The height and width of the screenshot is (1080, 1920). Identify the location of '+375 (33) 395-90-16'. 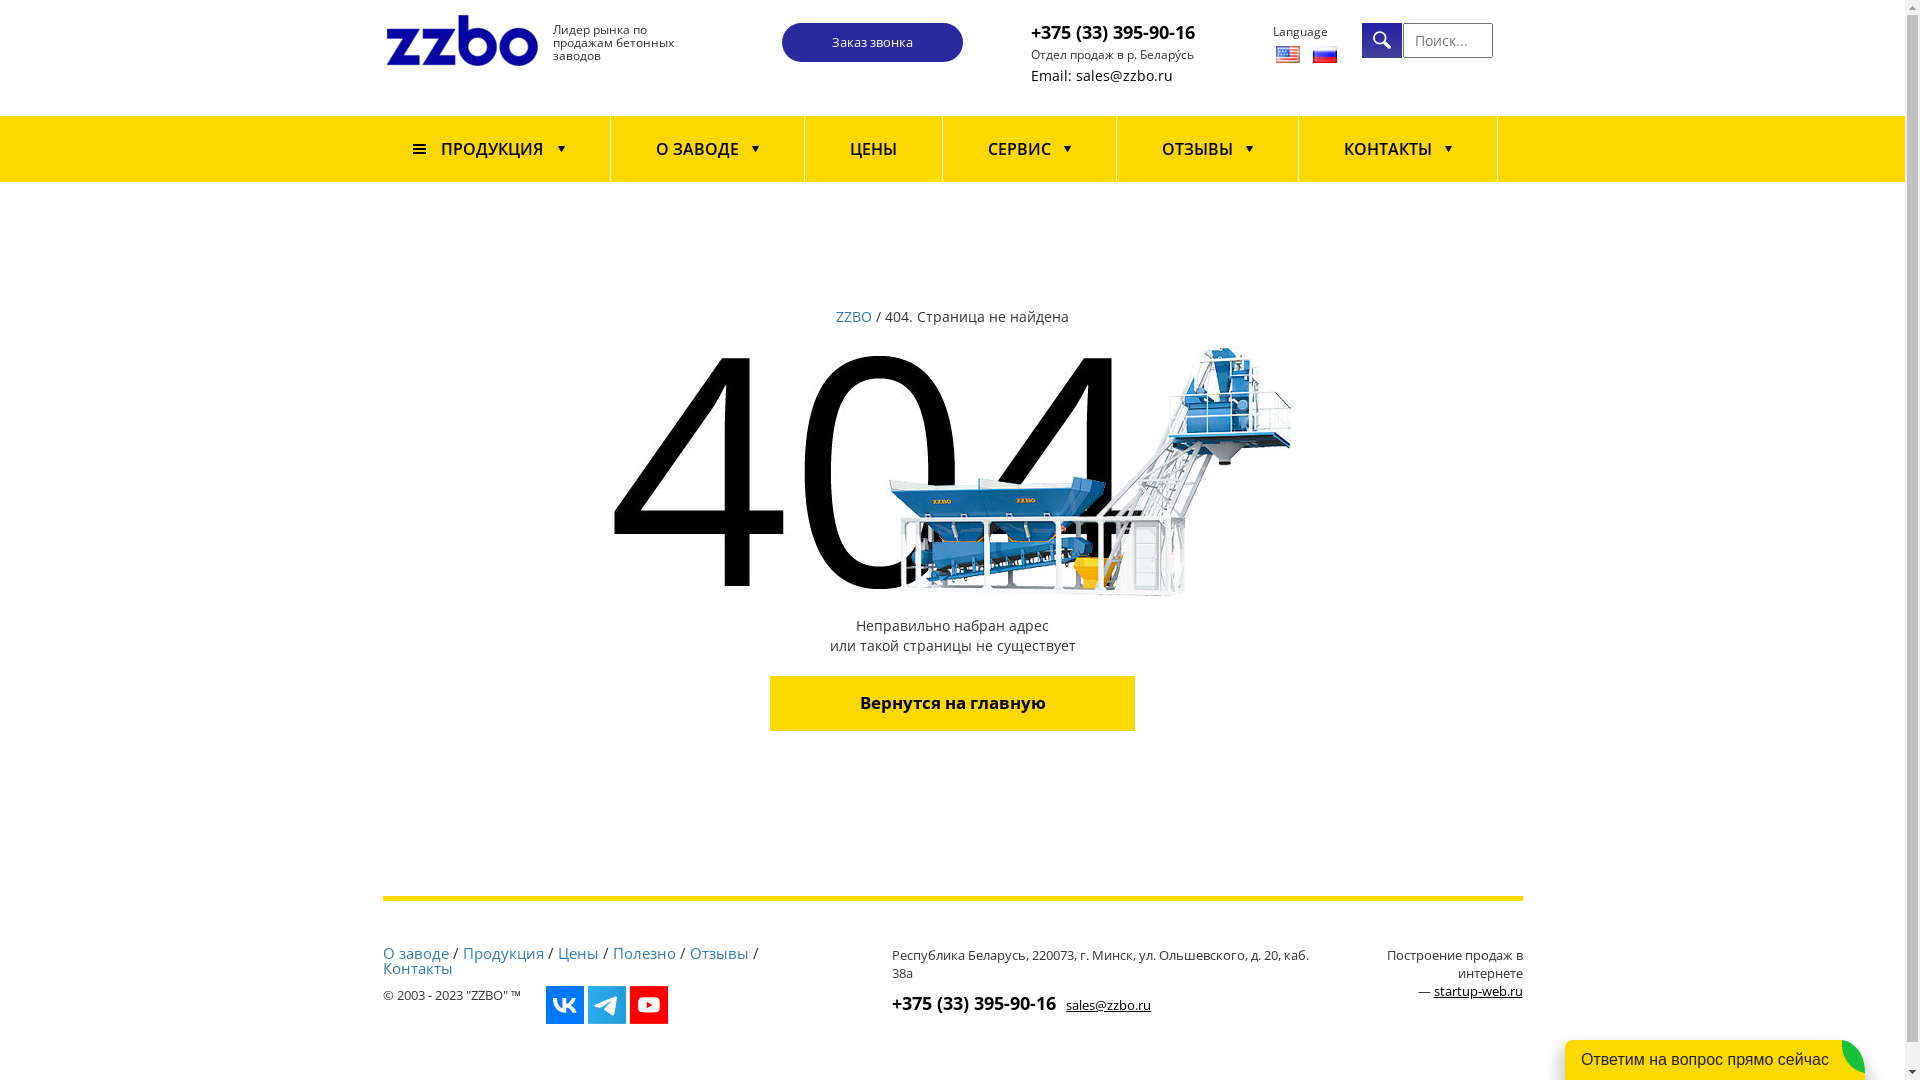
(974, 1002).